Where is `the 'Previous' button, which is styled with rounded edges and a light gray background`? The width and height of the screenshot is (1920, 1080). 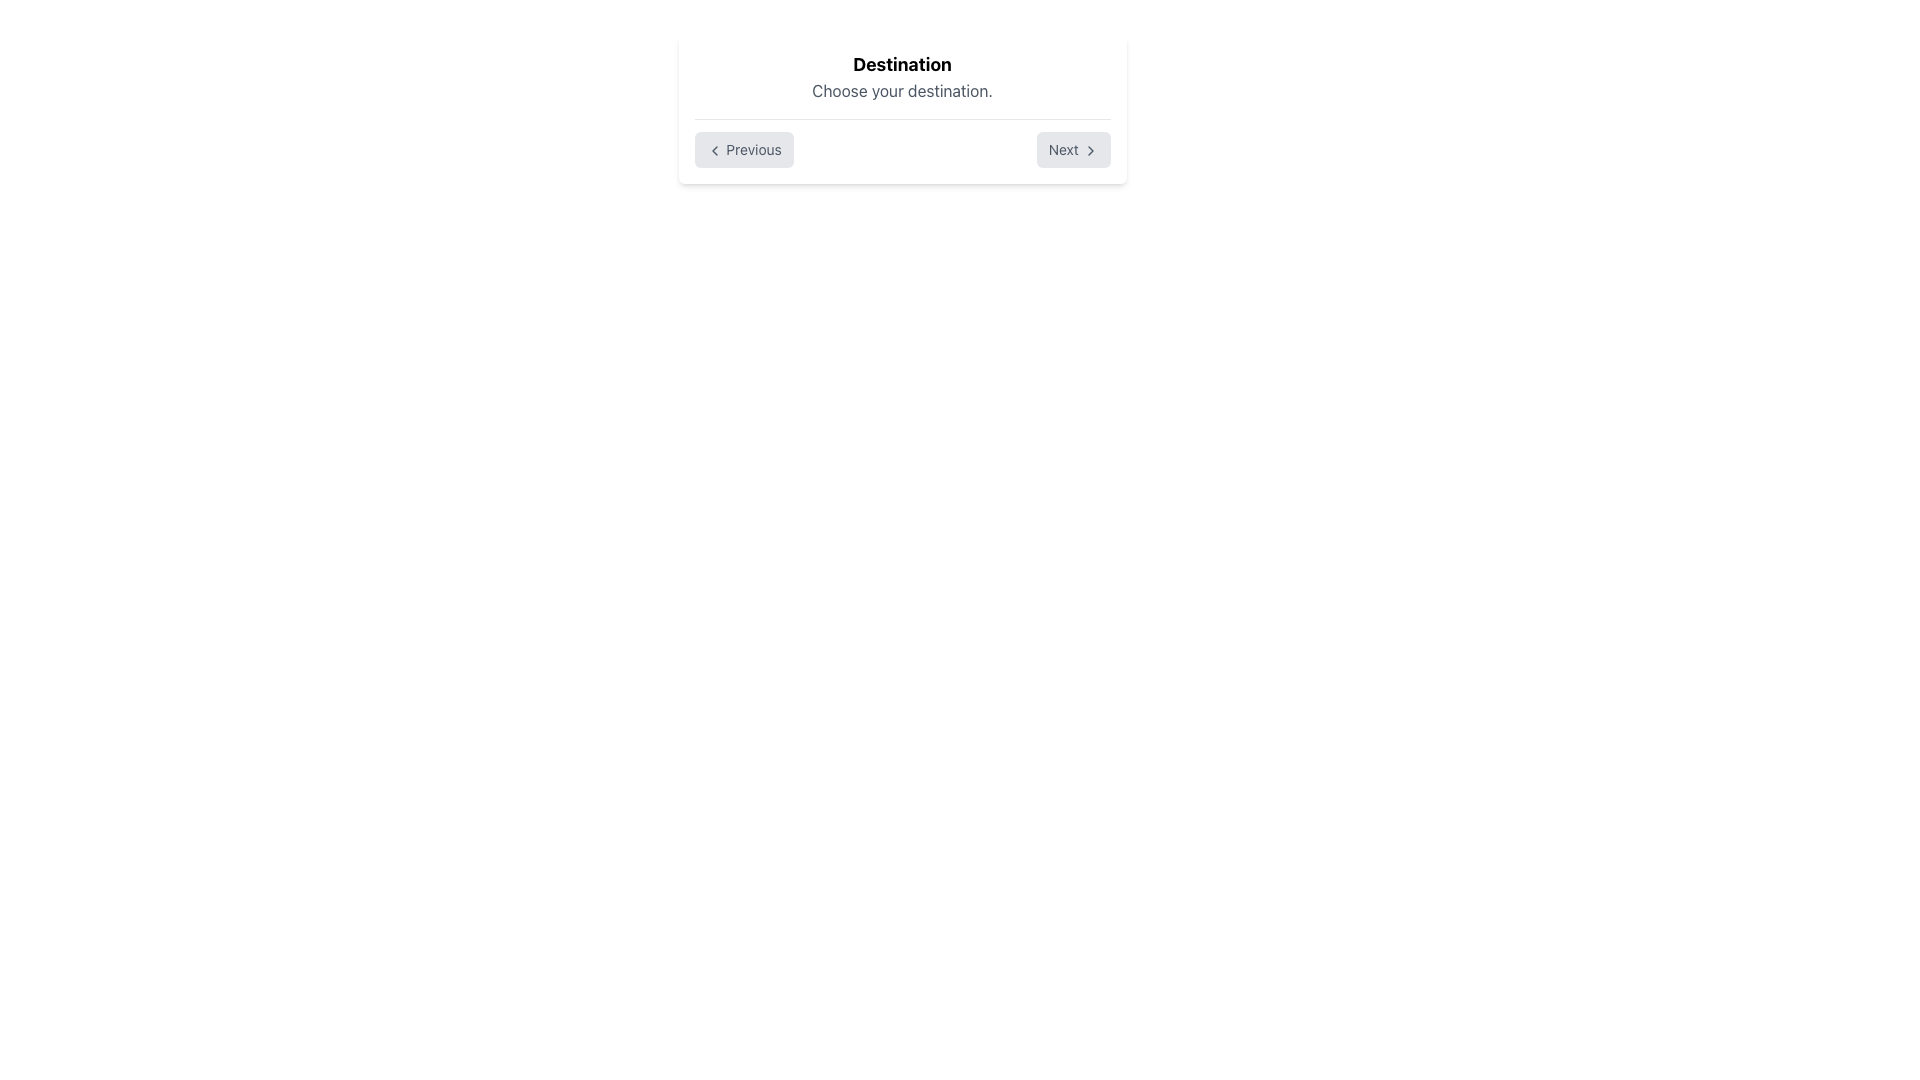 the 'Previous' button, which is styled with rounded edges and a light gray background is located at coordinates (743, 149).